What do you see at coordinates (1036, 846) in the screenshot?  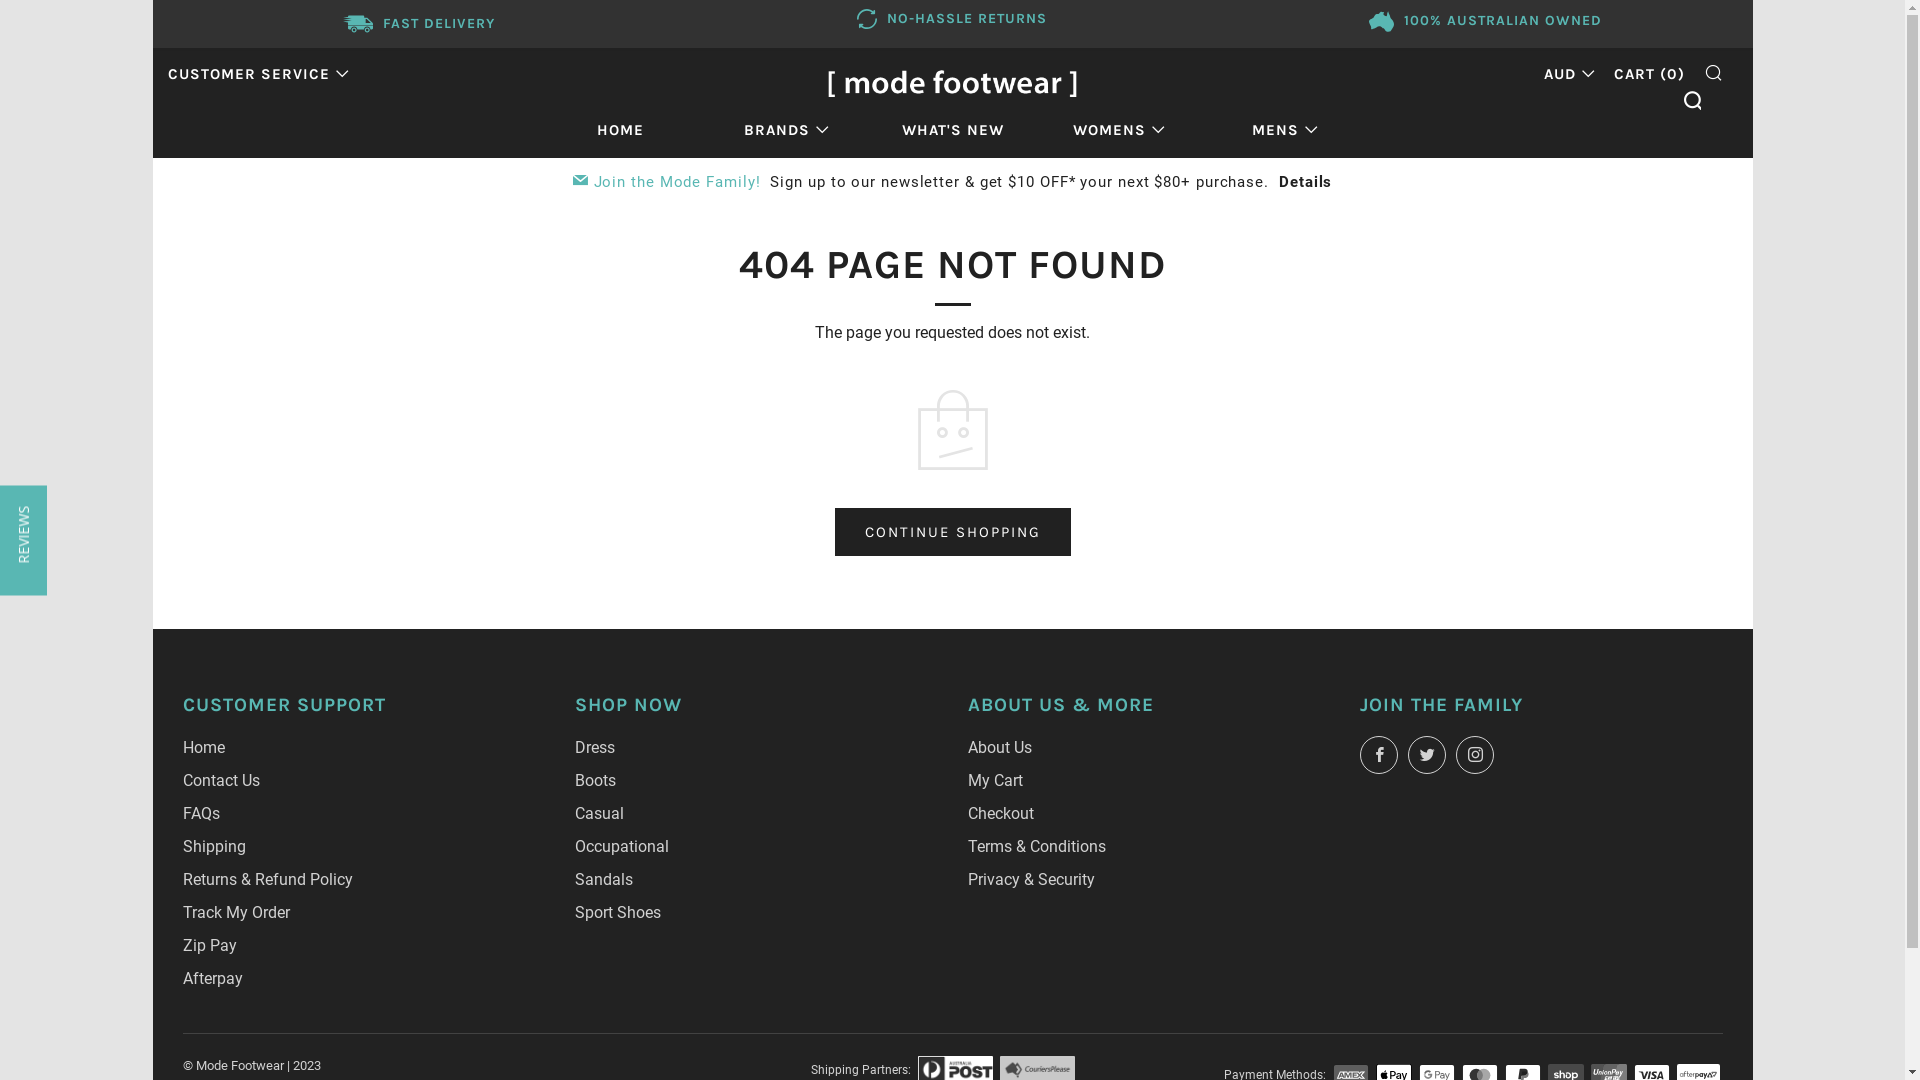 I see `'Terms & Conditions'` at bounding box center [1036, 846].